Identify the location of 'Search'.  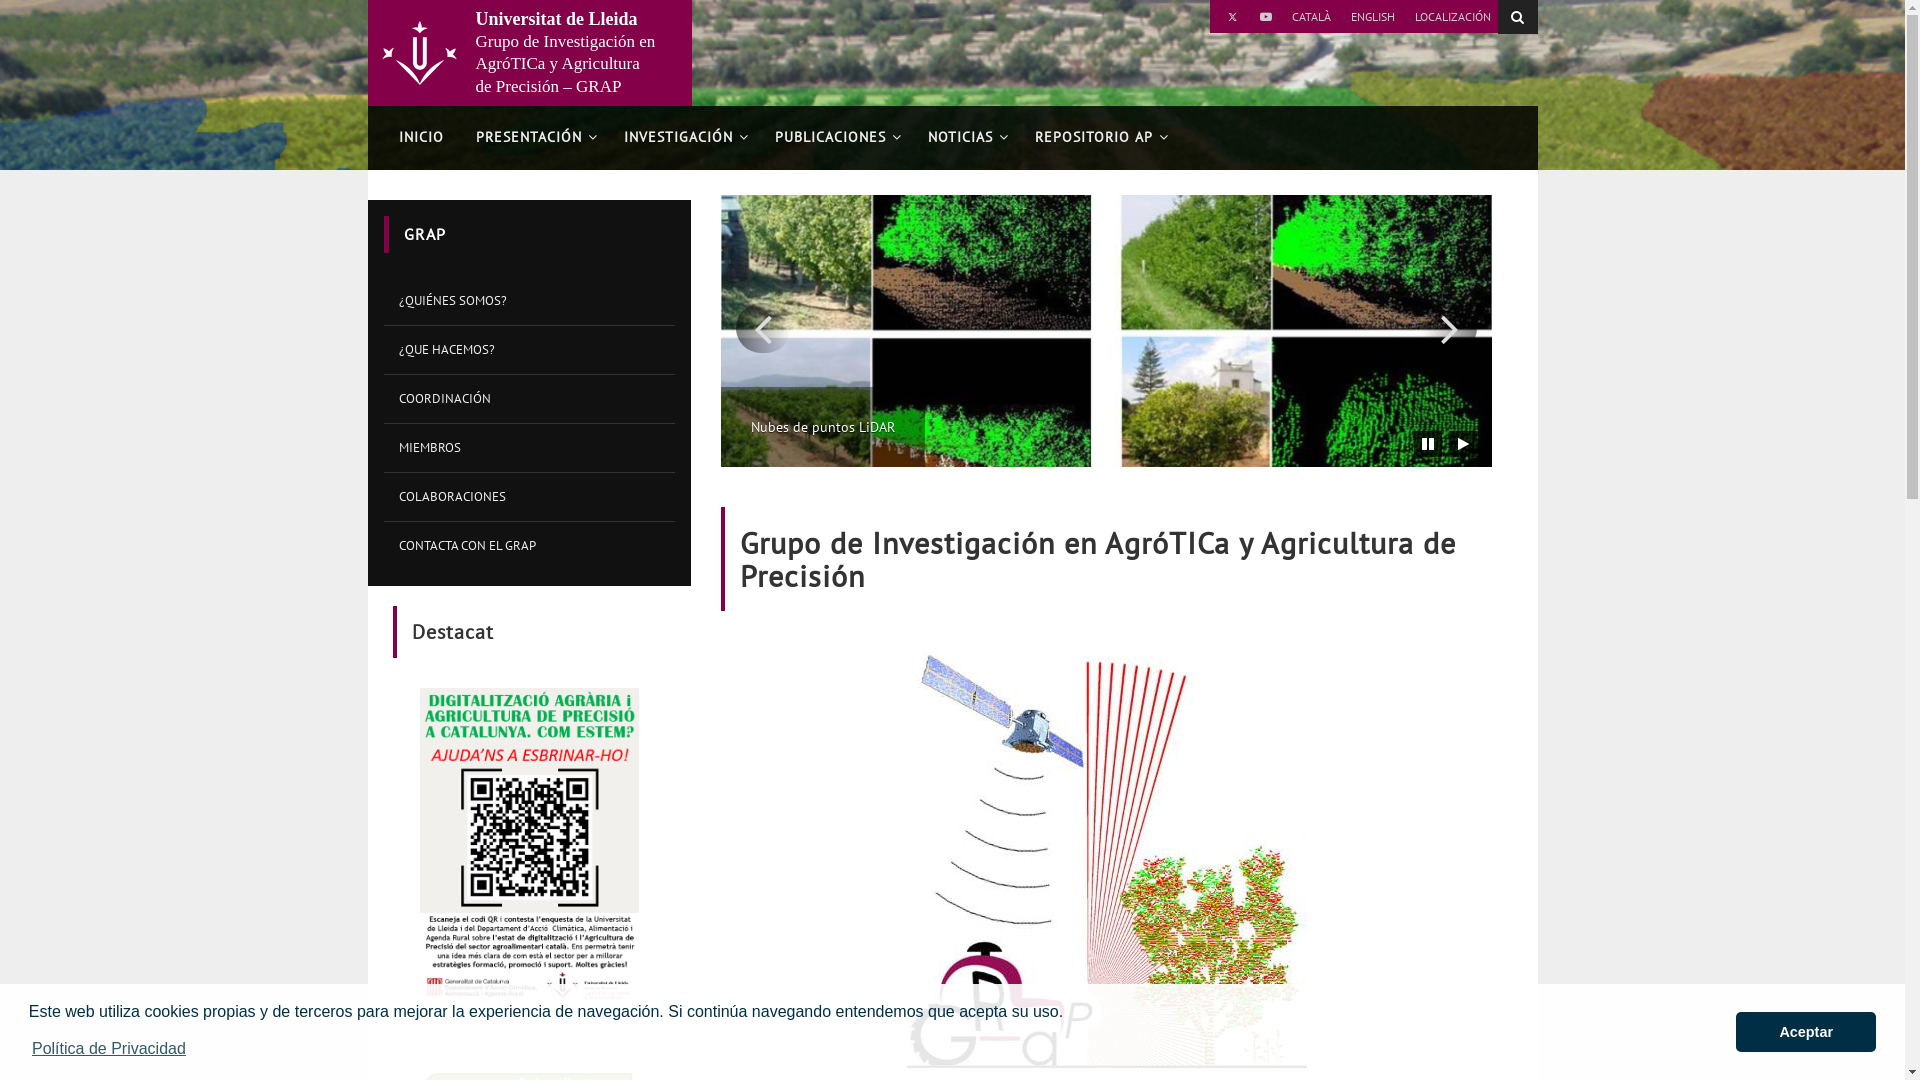
(1517, 16).